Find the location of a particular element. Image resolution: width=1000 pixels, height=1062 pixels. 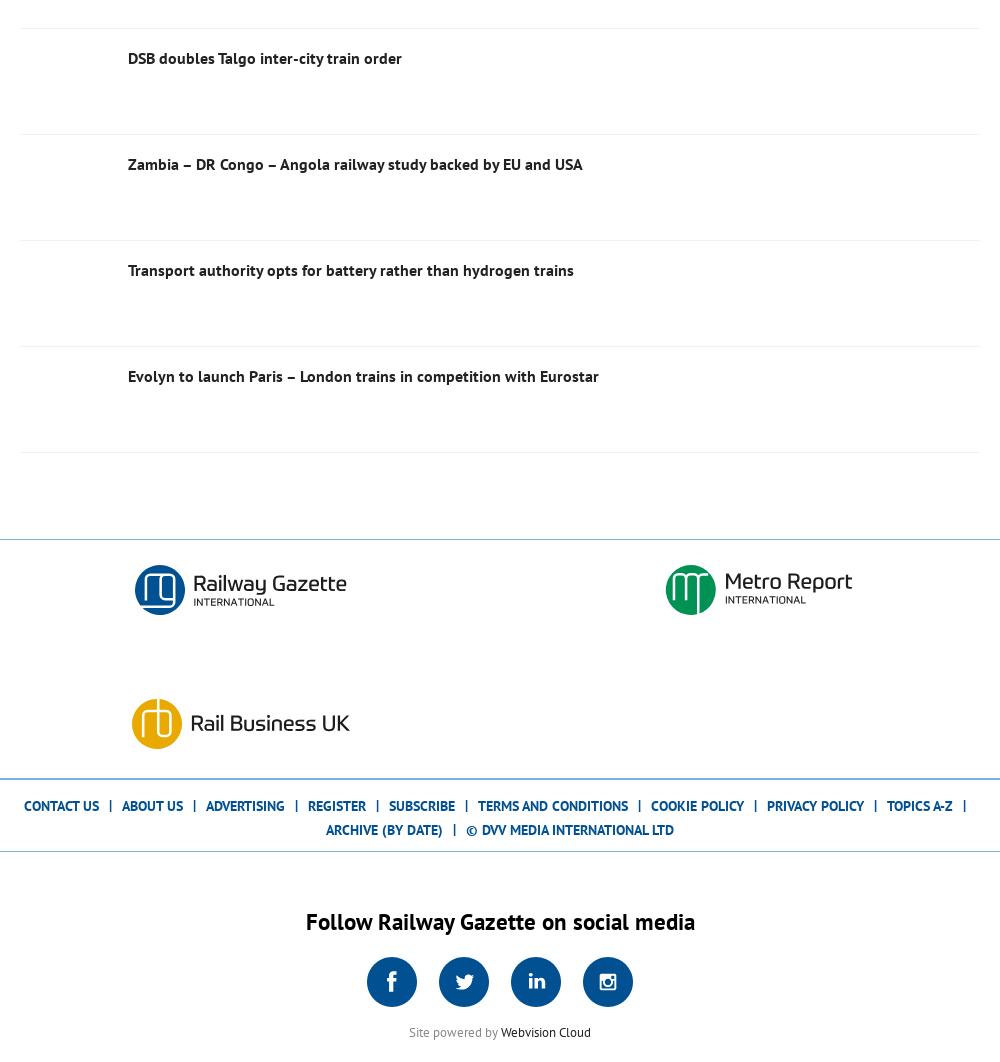

'Subscribe' is located at coordinates (422, 803).